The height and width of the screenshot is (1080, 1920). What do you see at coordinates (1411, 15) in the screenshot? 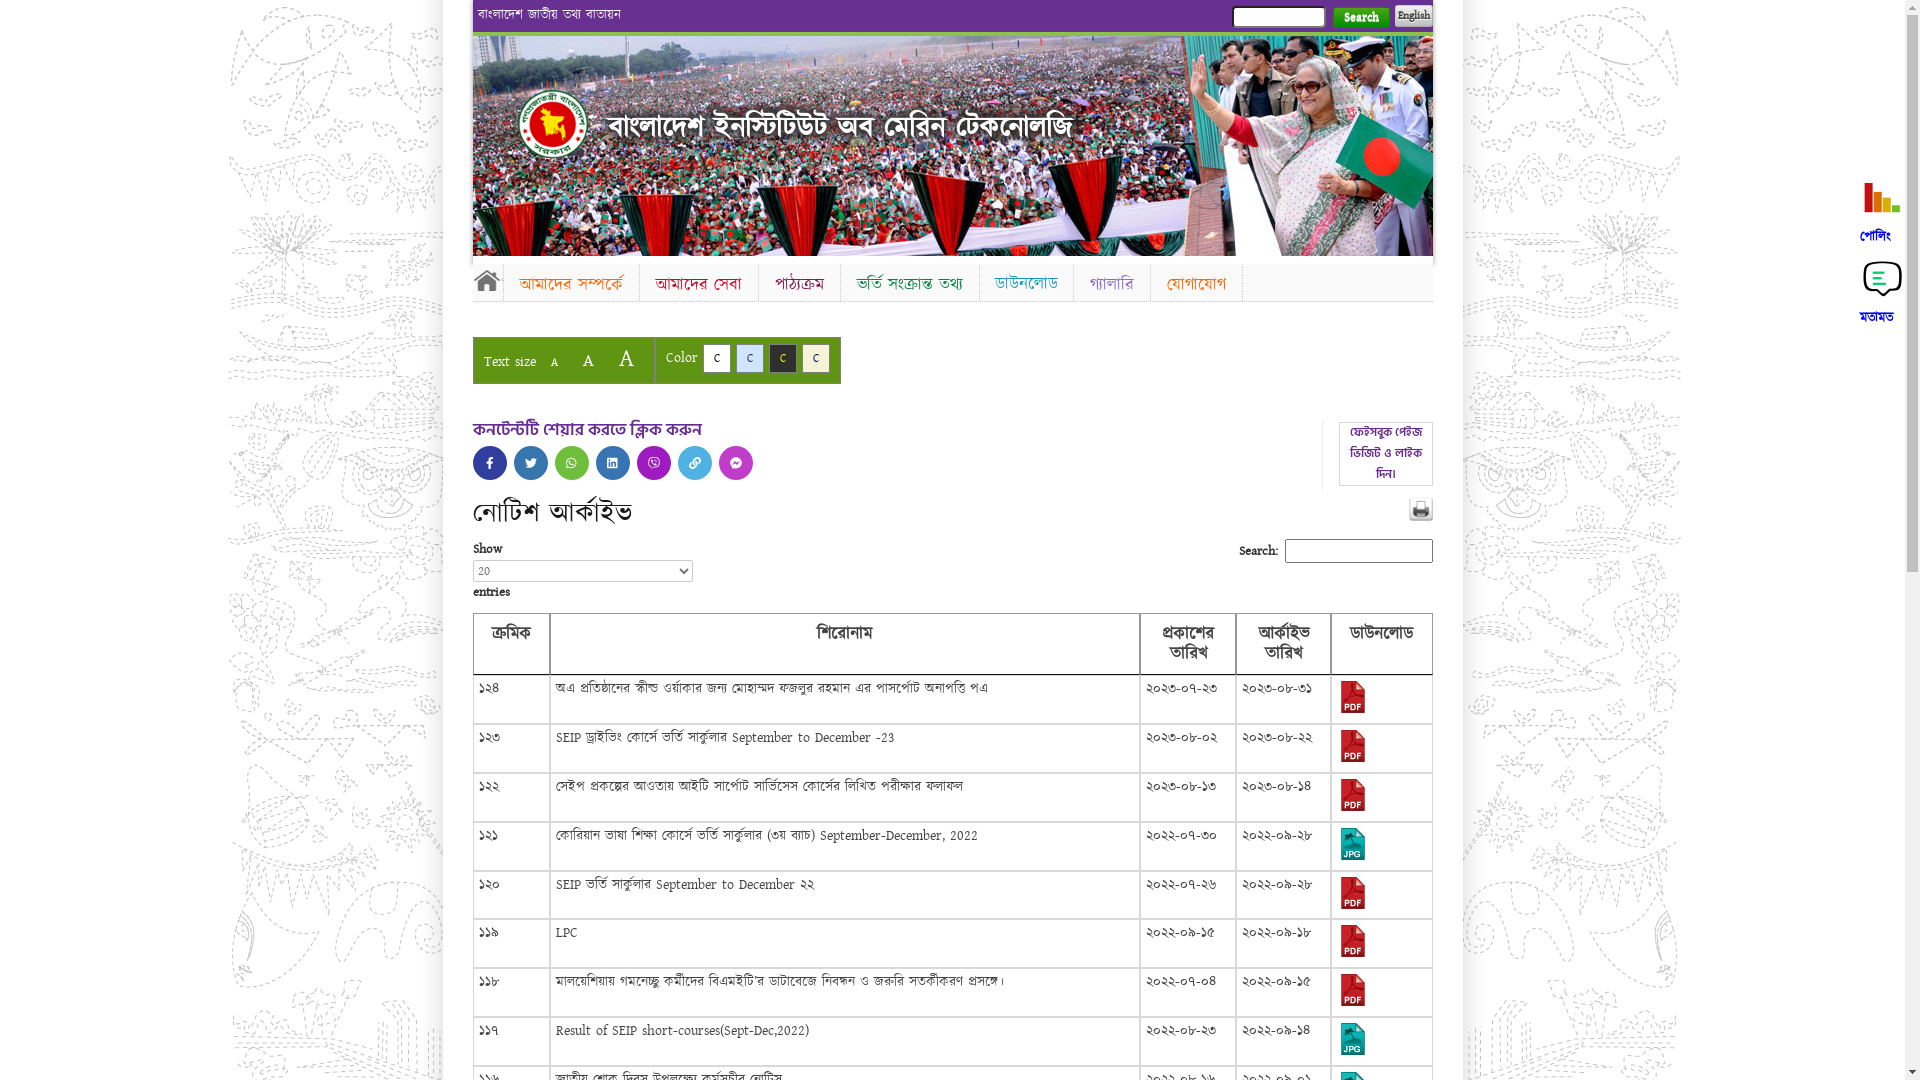
I see `'English'` at bounding box center [1411, 15].